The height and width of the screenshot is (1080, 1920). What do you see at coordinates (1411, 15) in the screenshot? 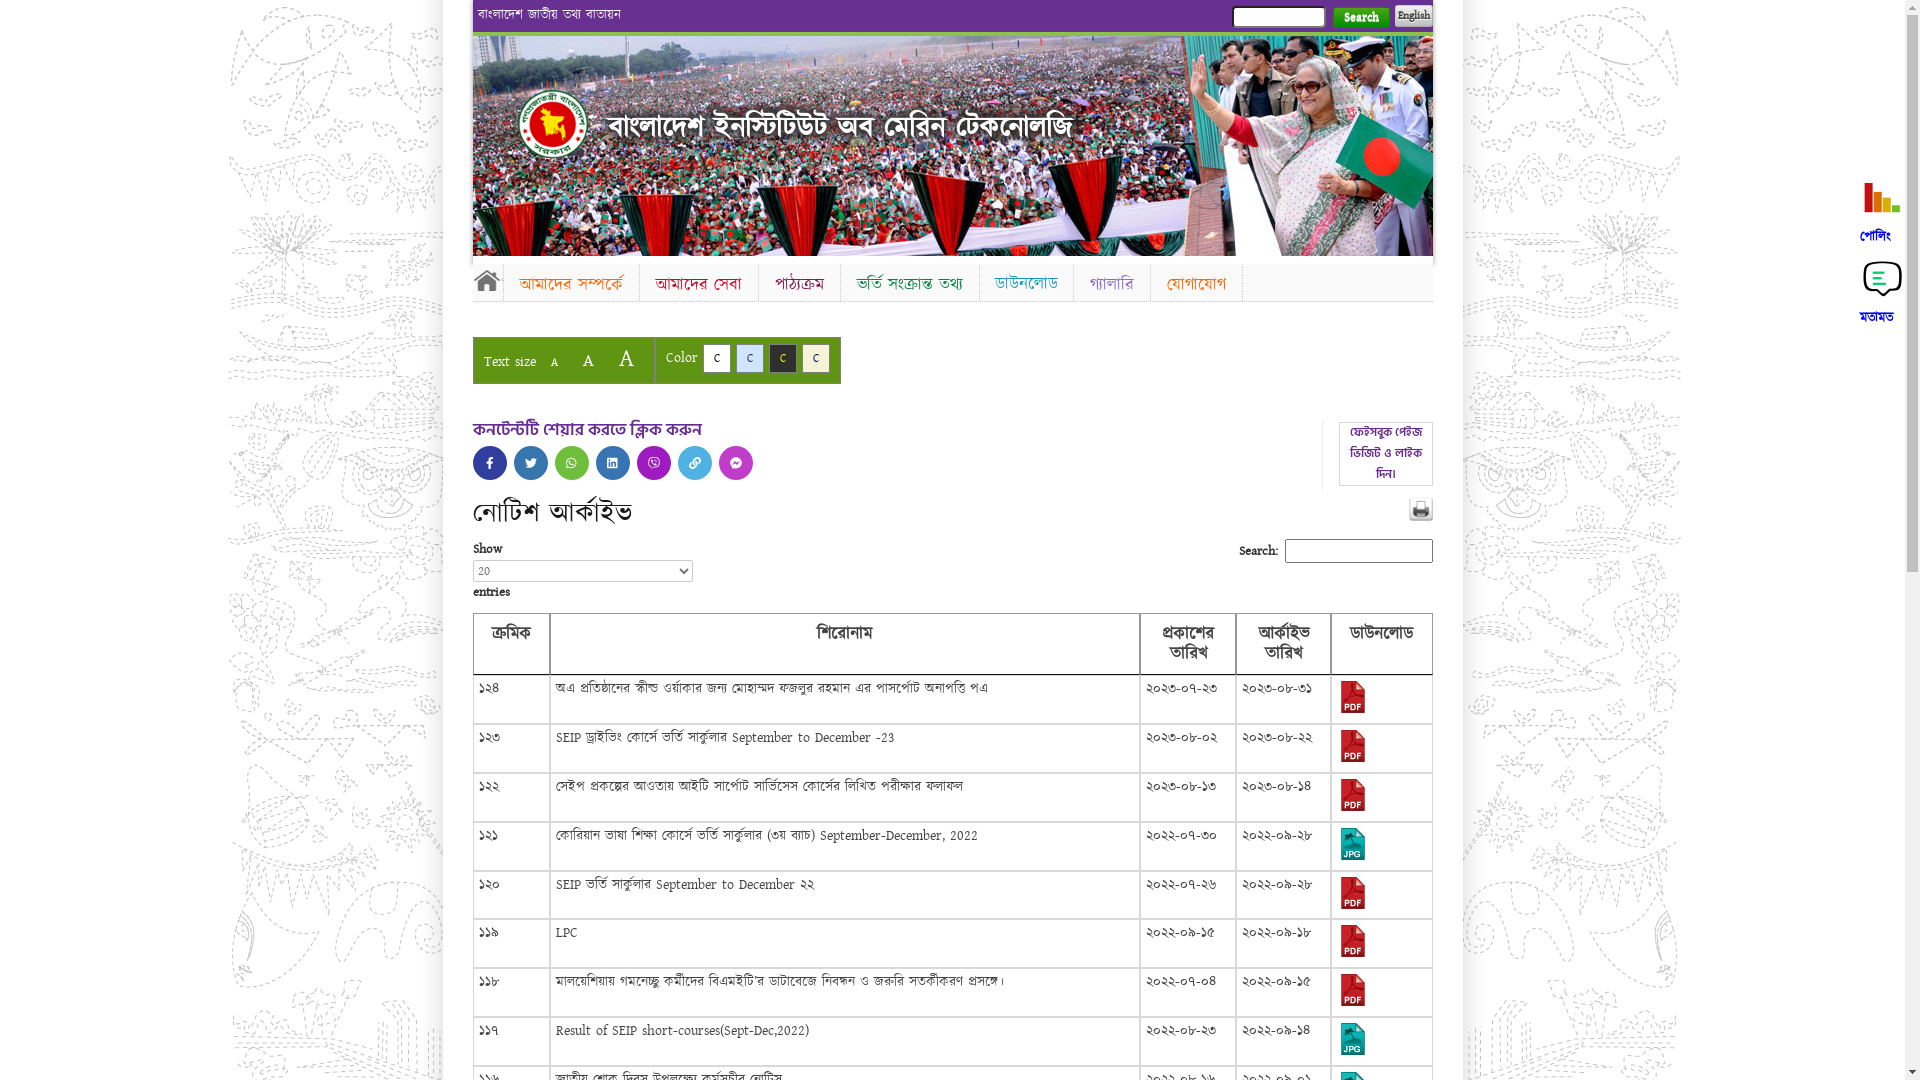
I see `'English'` at bounding box center [1411, 15].